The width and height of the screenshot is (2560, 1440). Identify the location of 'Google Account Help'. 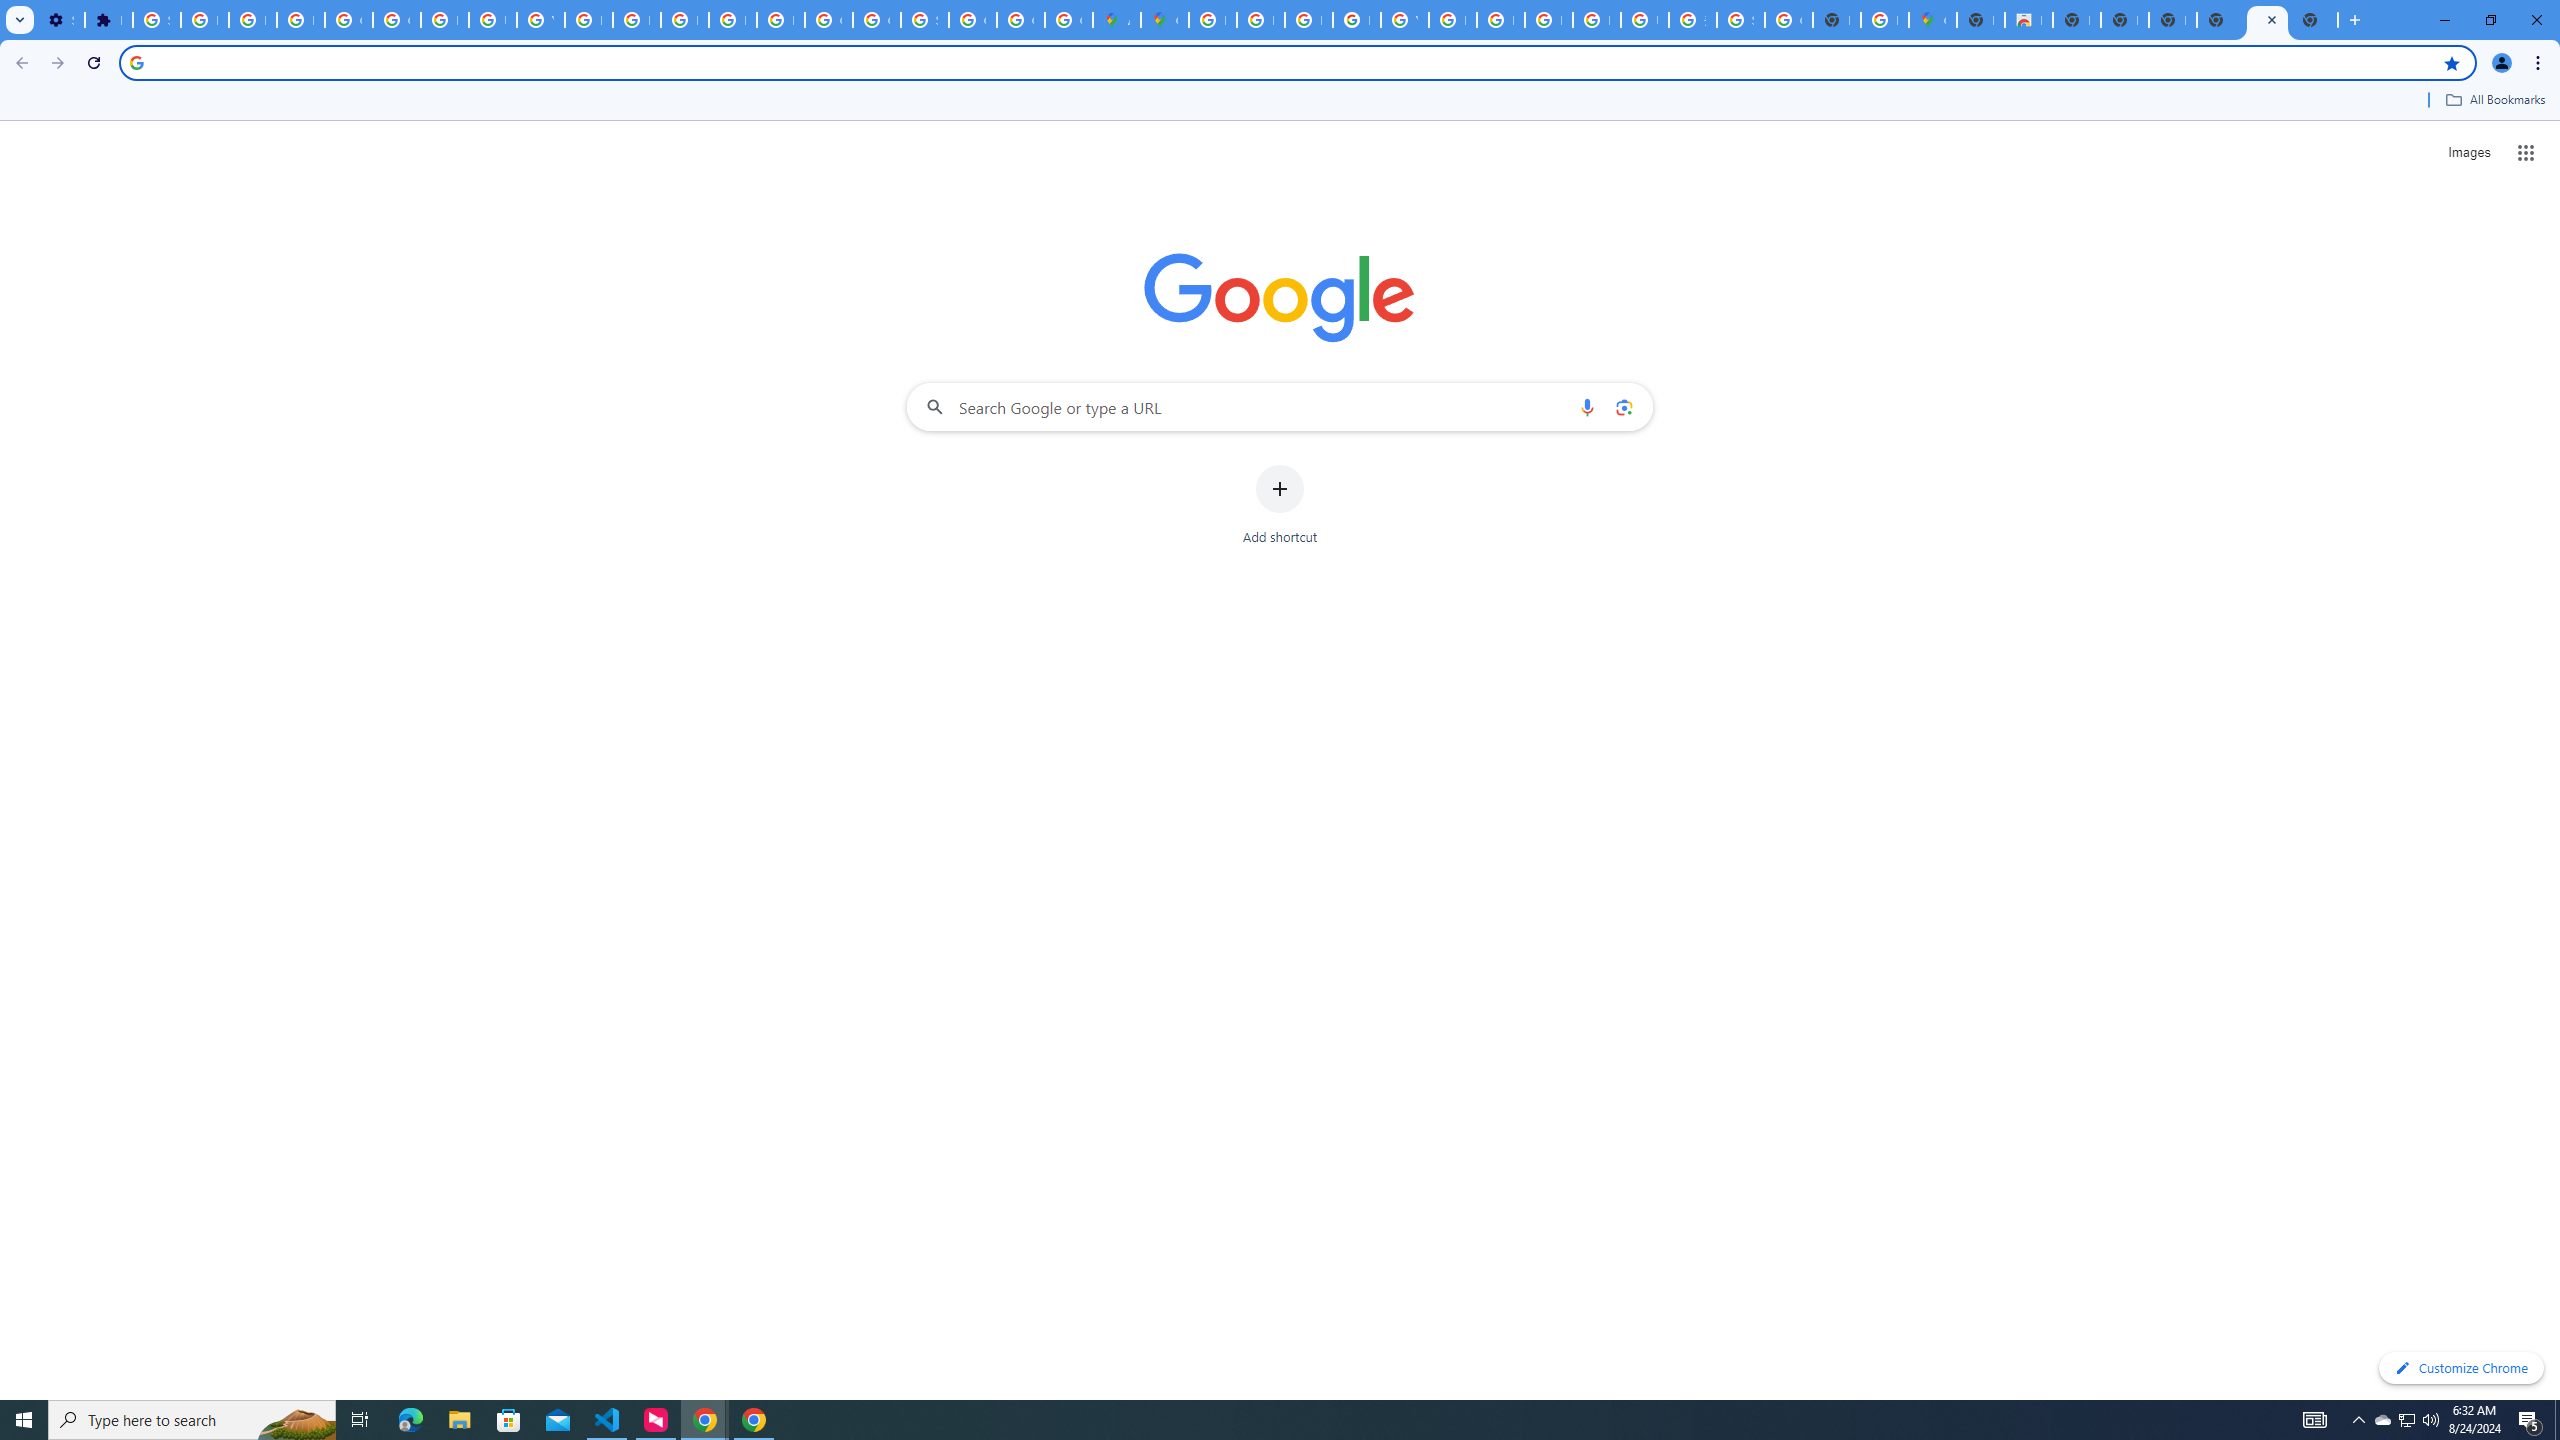
(347, 19).